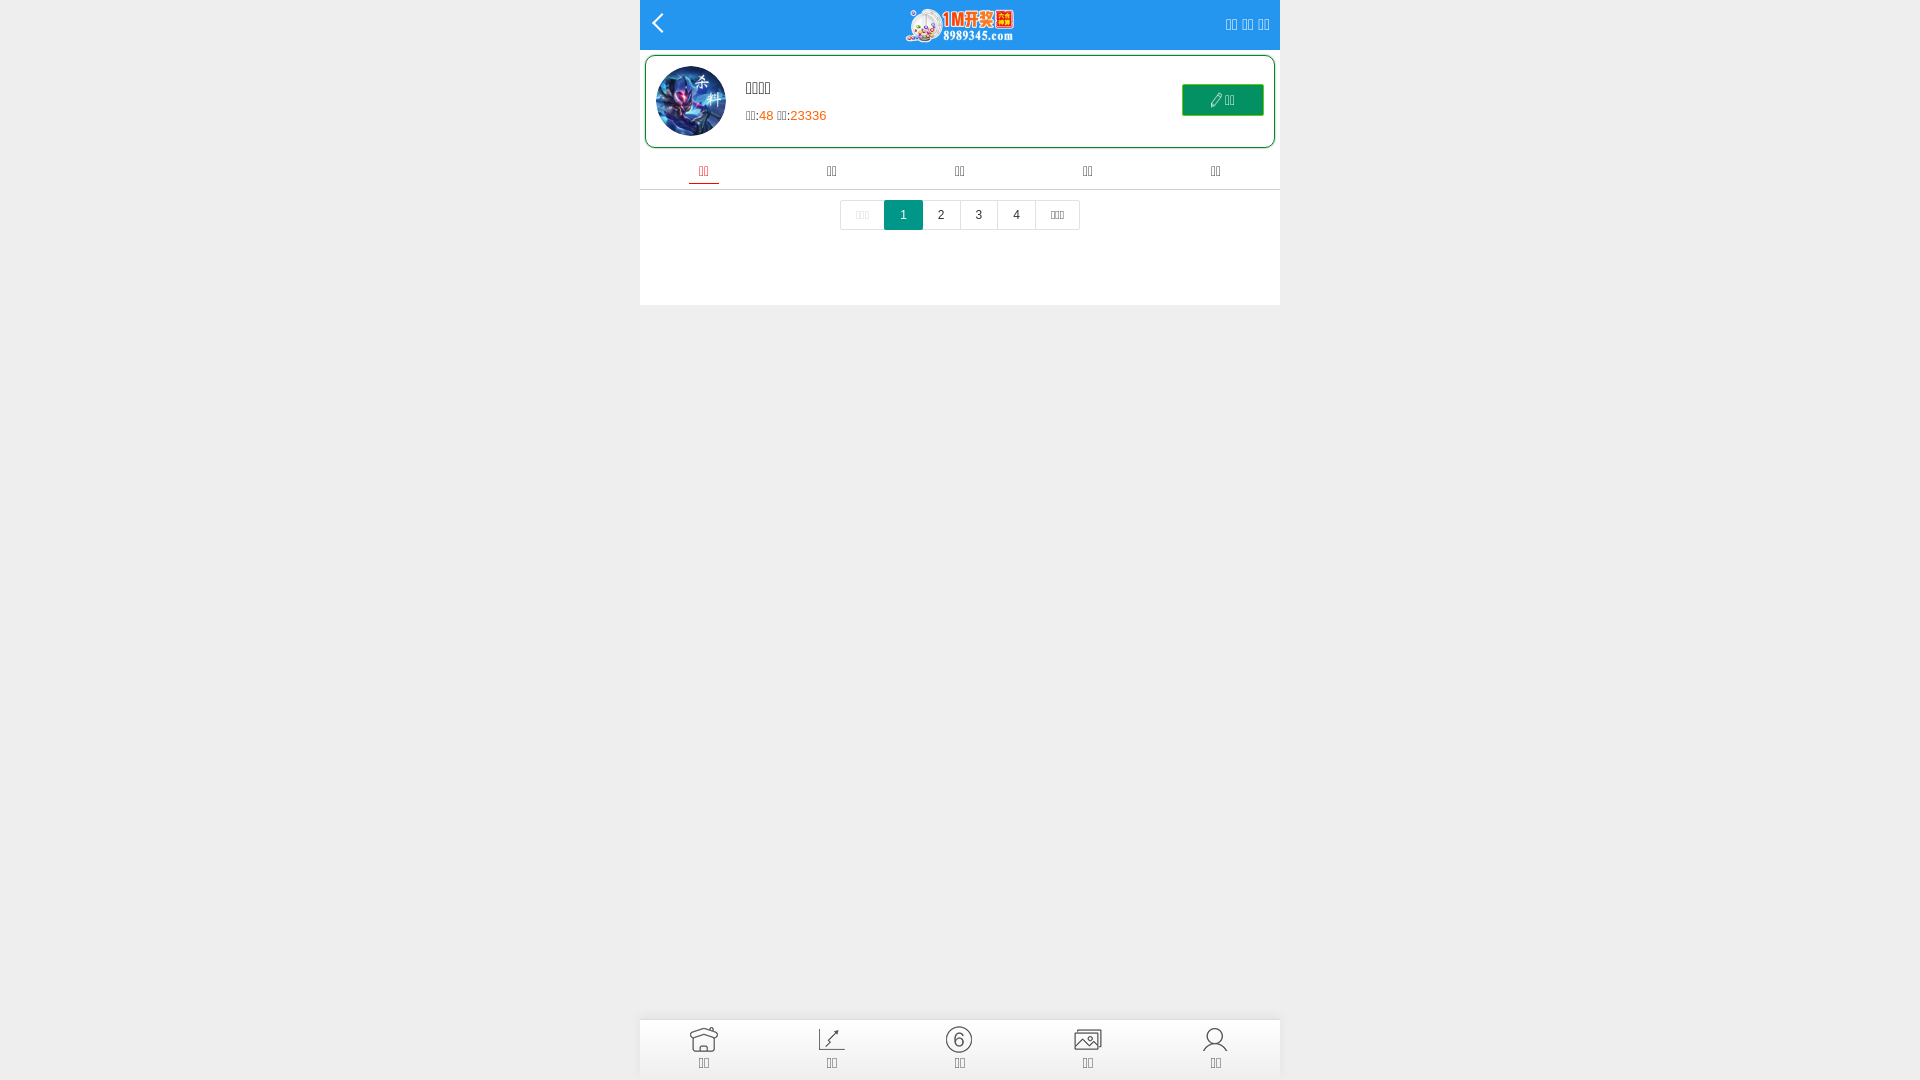 The width and height of the screenshot is (1920, 1080). What do you see at coordinates (940, 215) in the screenshot?
I see `'2'` at bounding box center [940, 215].